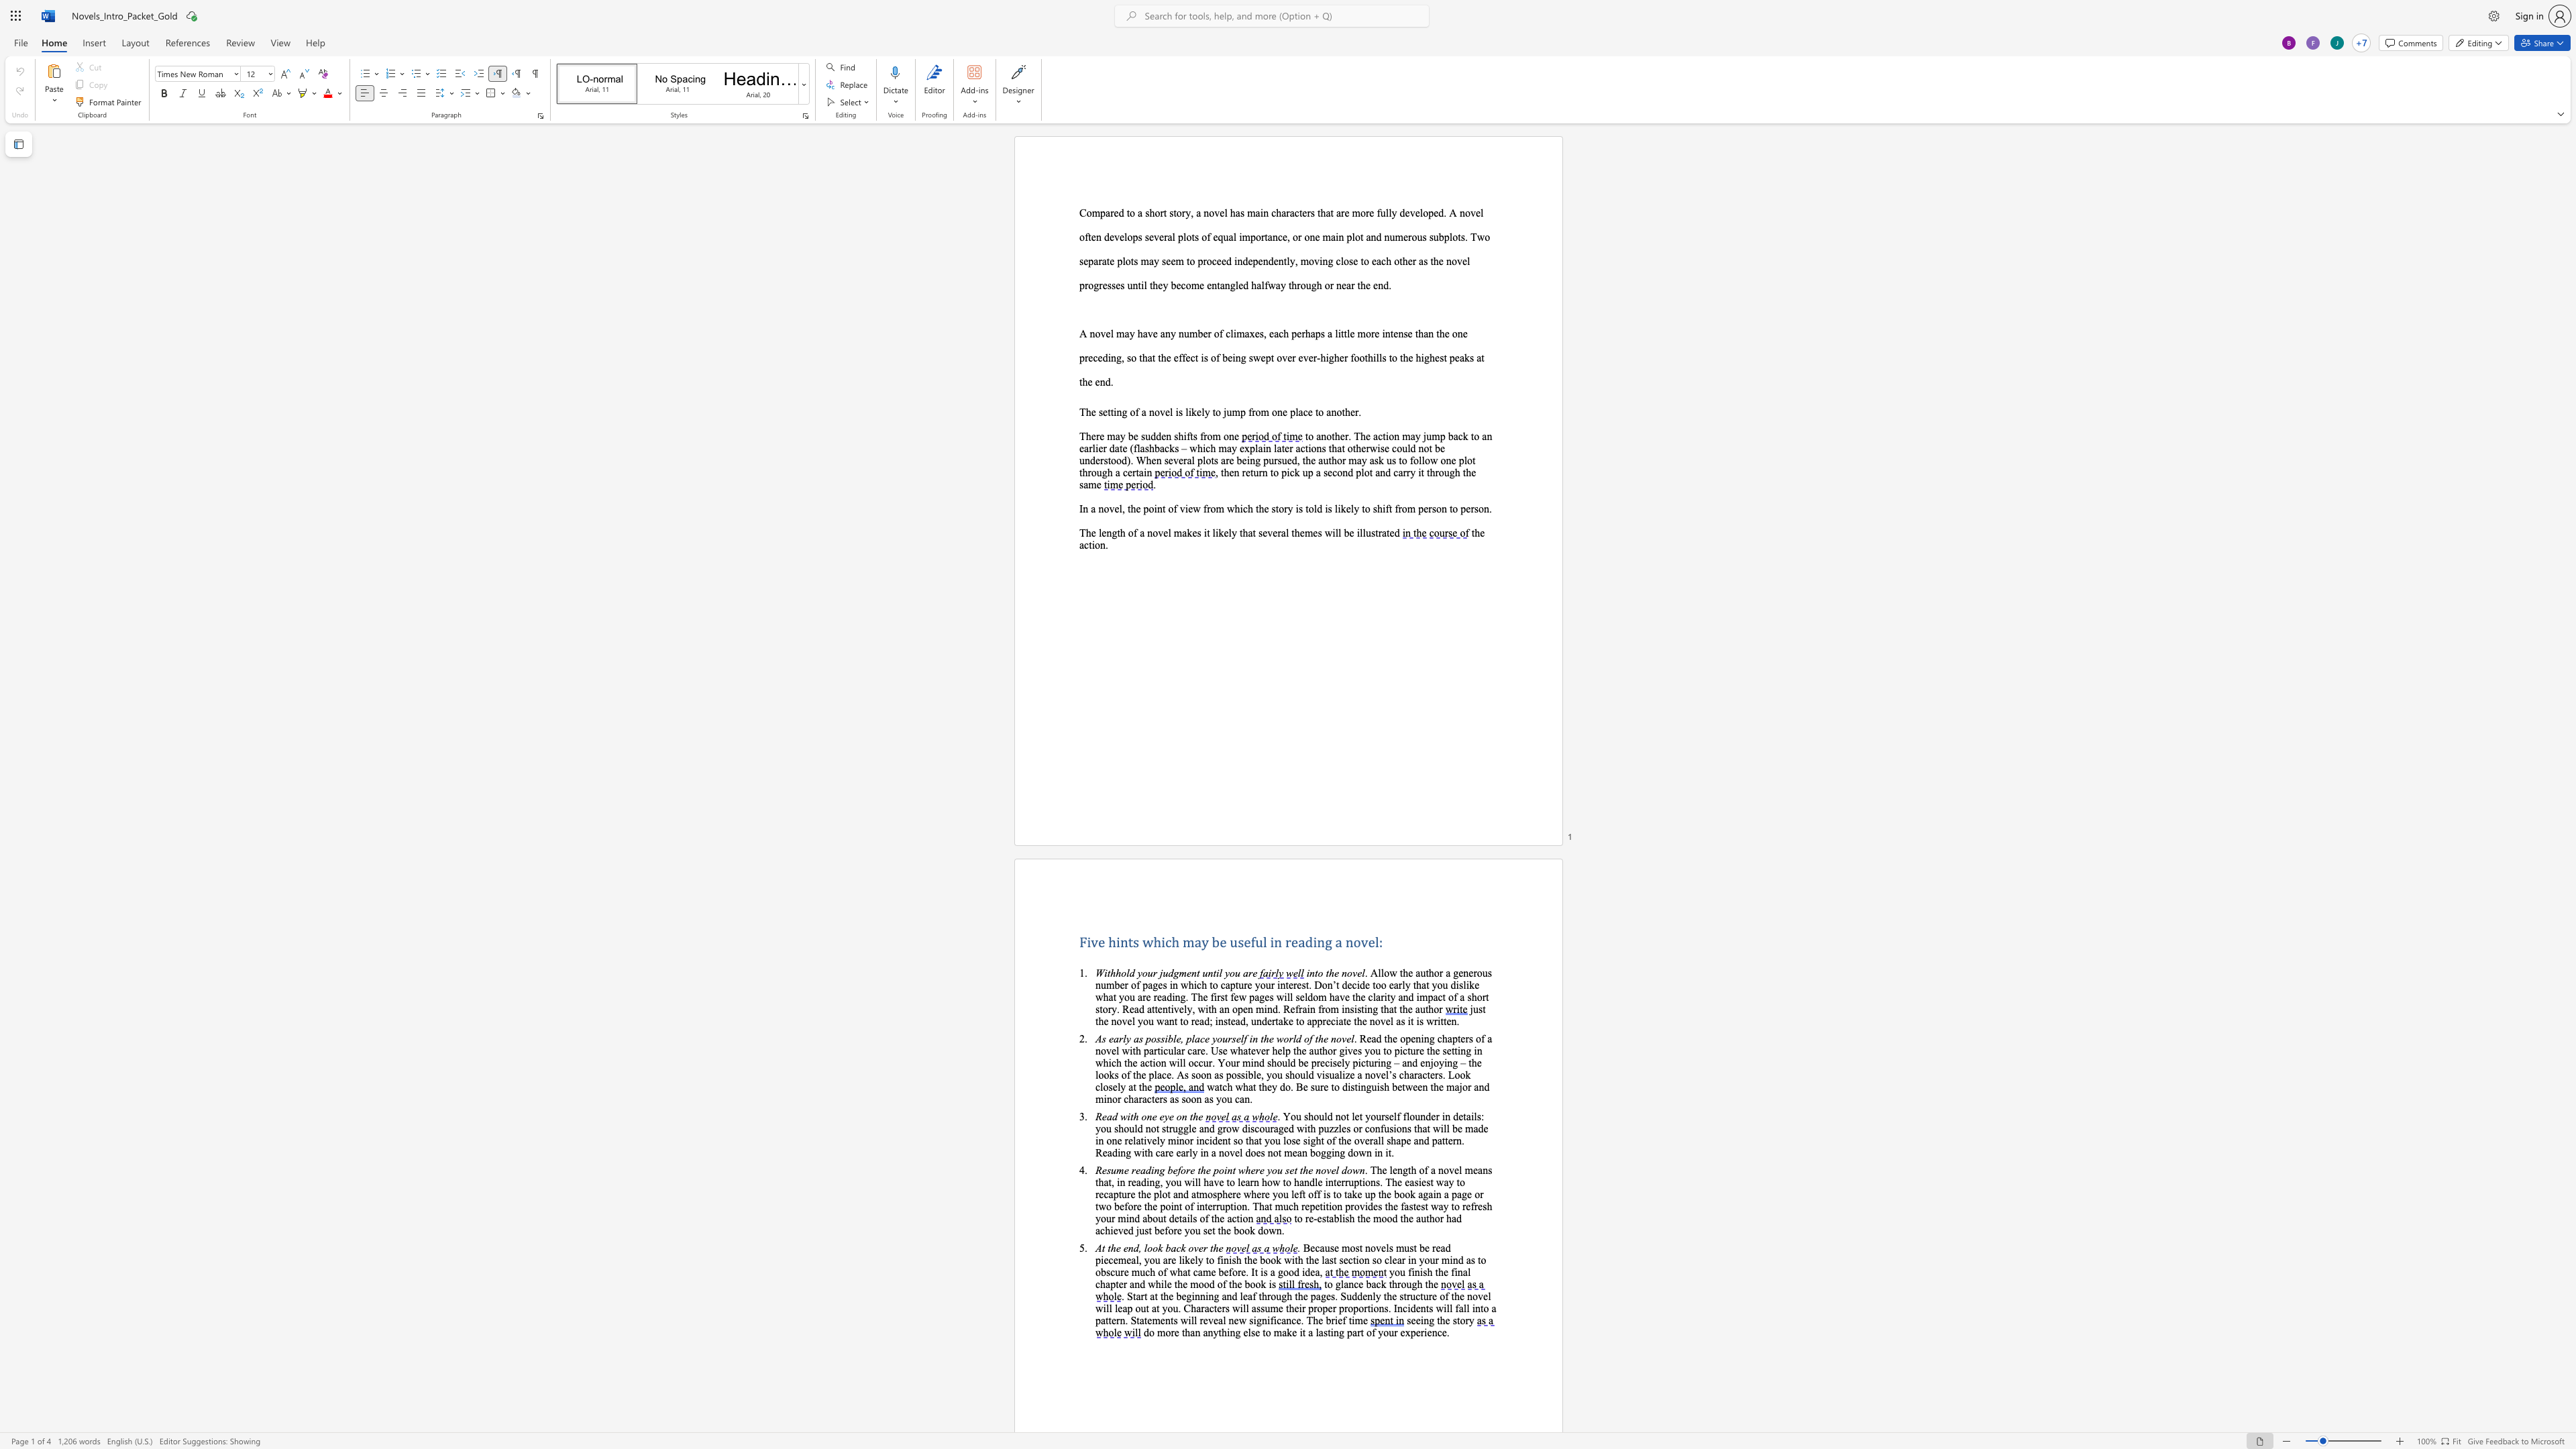  Describe the element at coordinates (1164, 411) in the screenshot. I see `the space between the continuous character "v" and "e" in the text` at that location.